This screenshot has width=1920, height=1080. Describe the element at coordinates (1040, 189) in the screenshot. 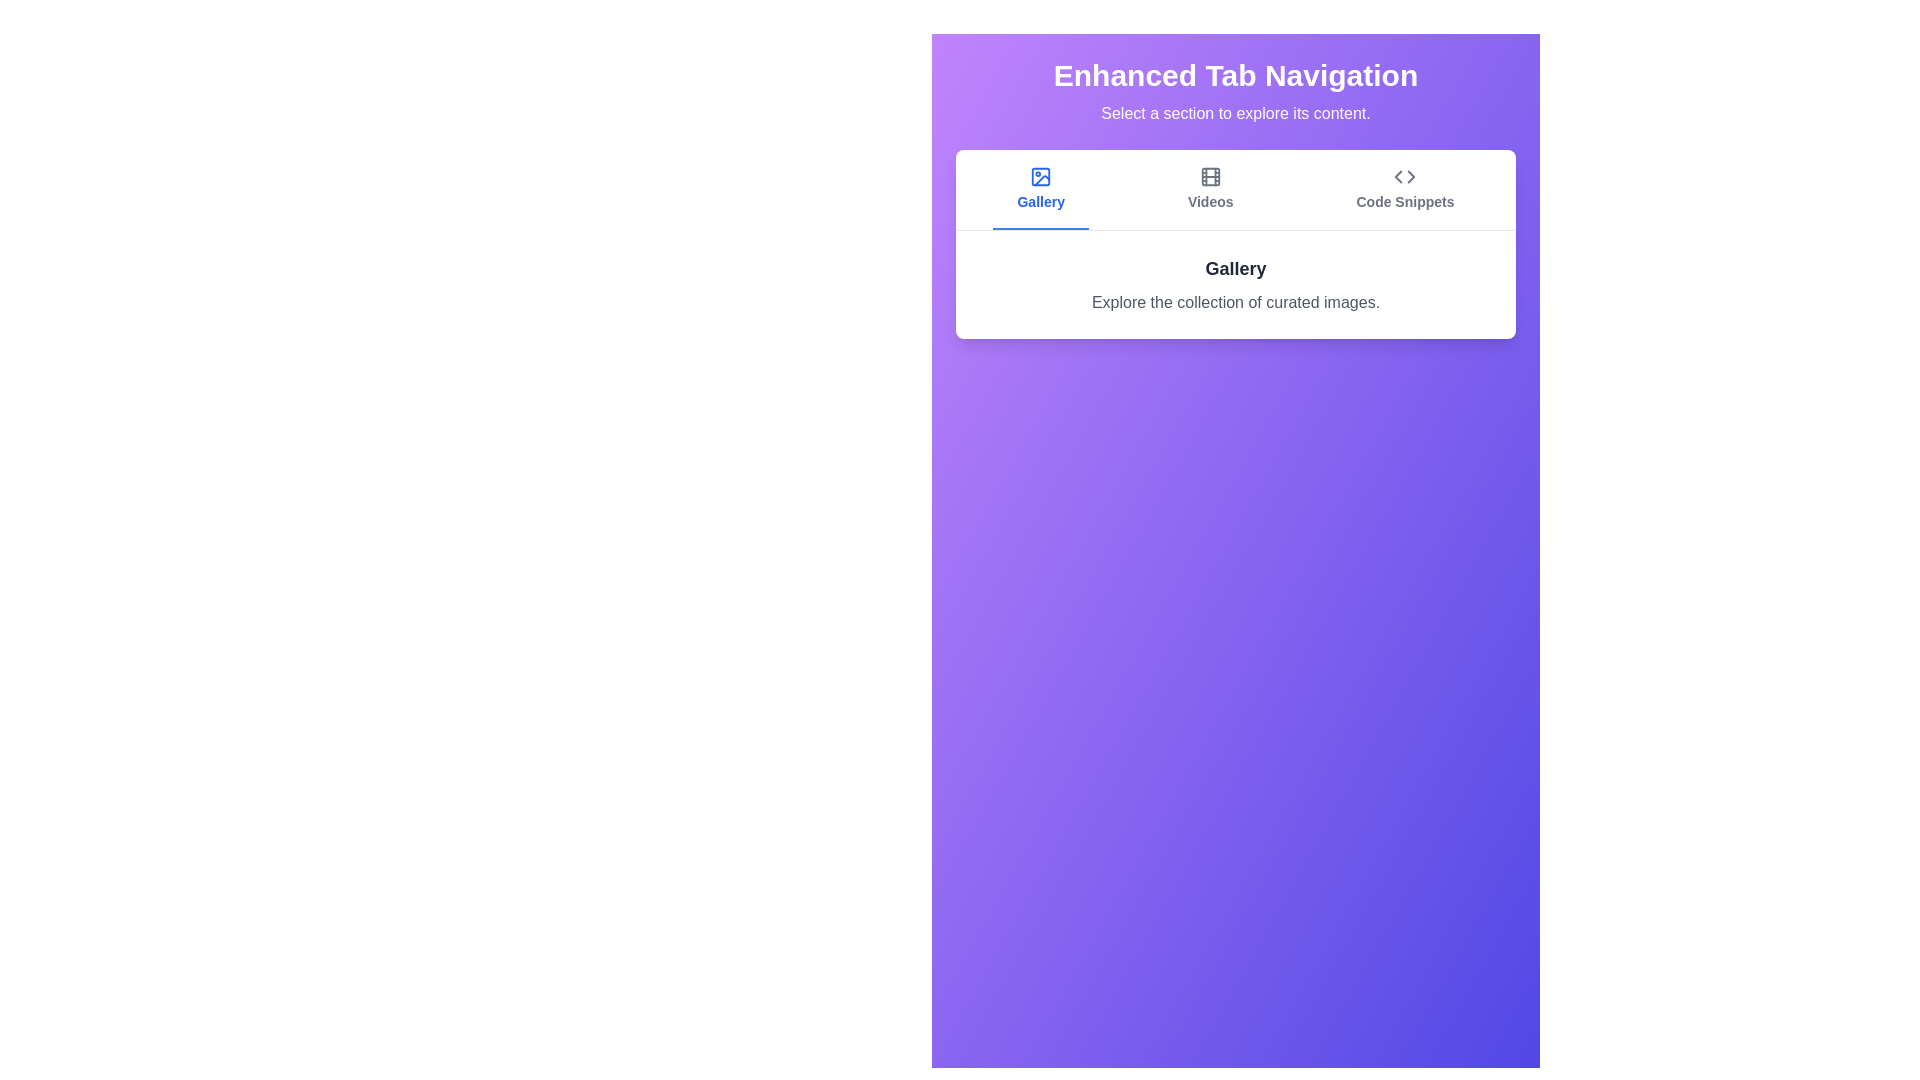

I see `the tab labeled Gallery` at that location.